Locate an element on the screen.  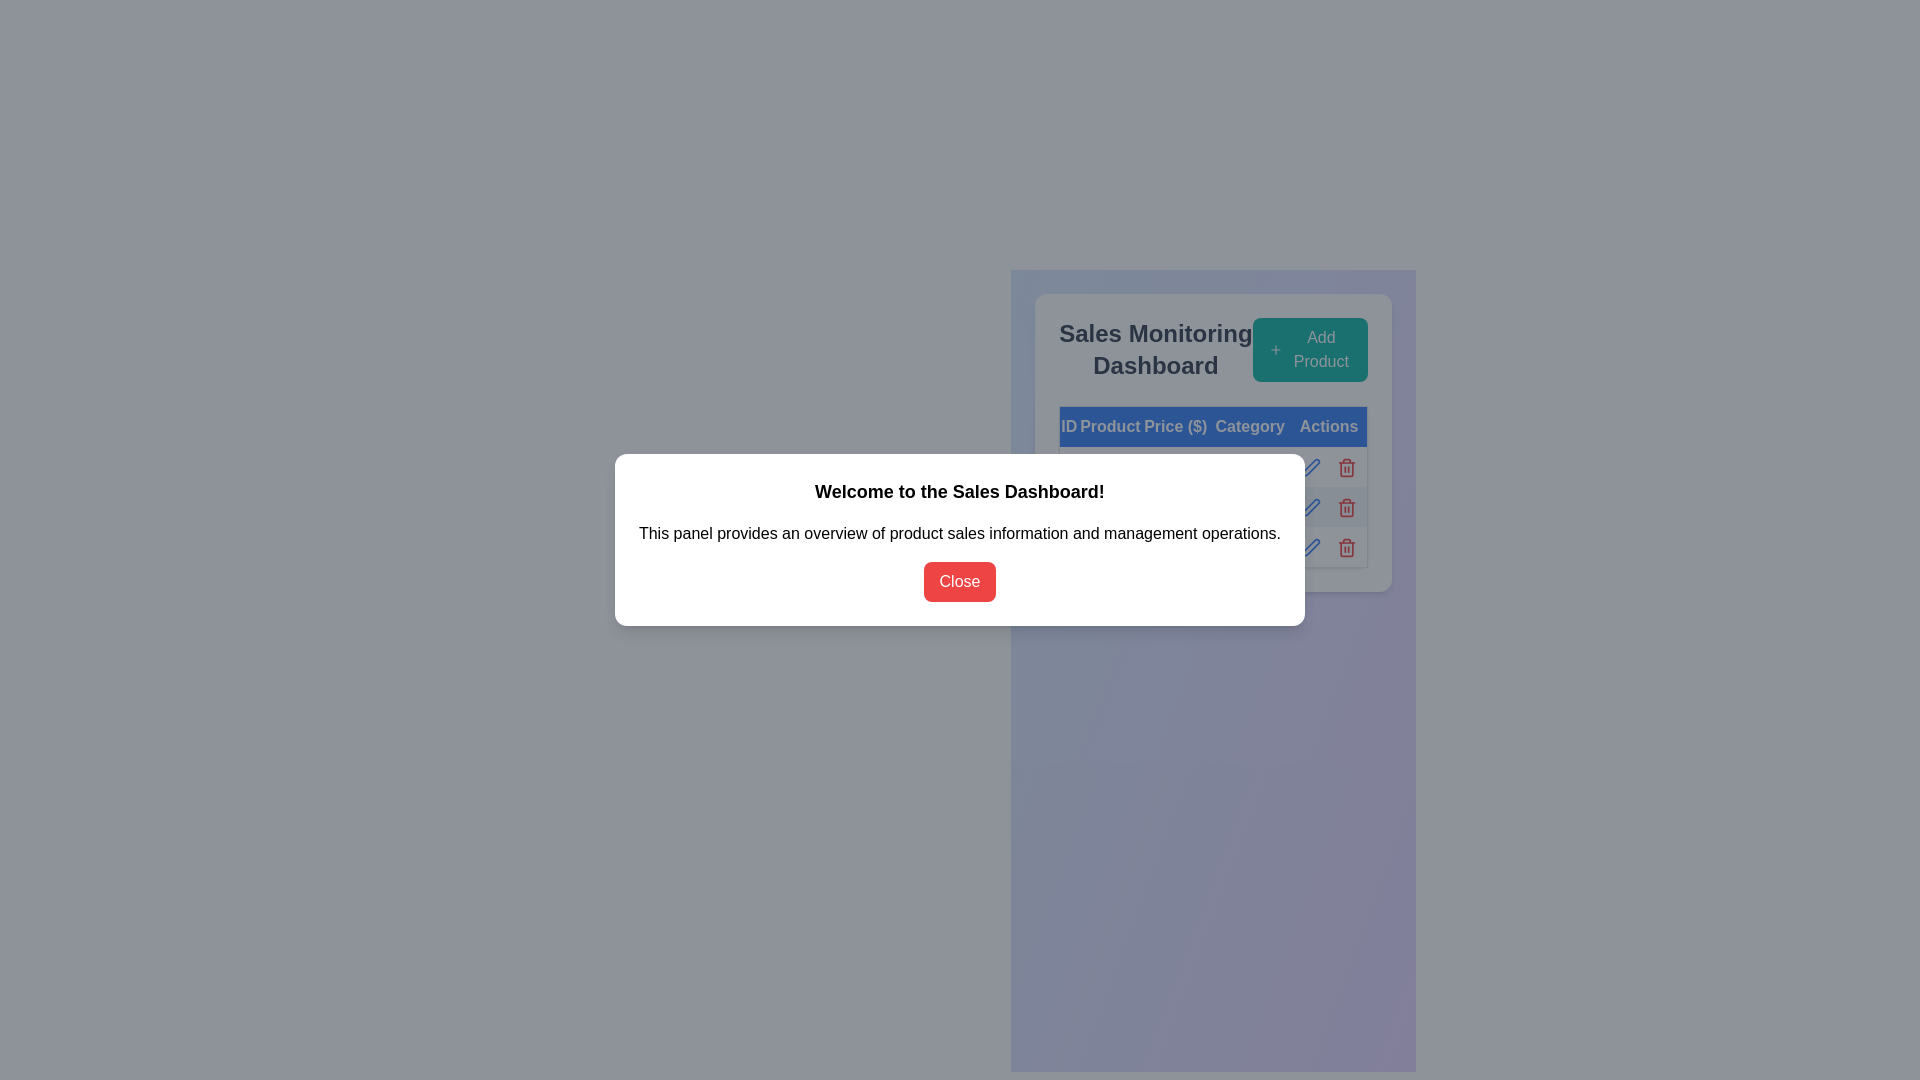
the trash can icon button in the 'Actions' column is located at coordinates (1329, 547).